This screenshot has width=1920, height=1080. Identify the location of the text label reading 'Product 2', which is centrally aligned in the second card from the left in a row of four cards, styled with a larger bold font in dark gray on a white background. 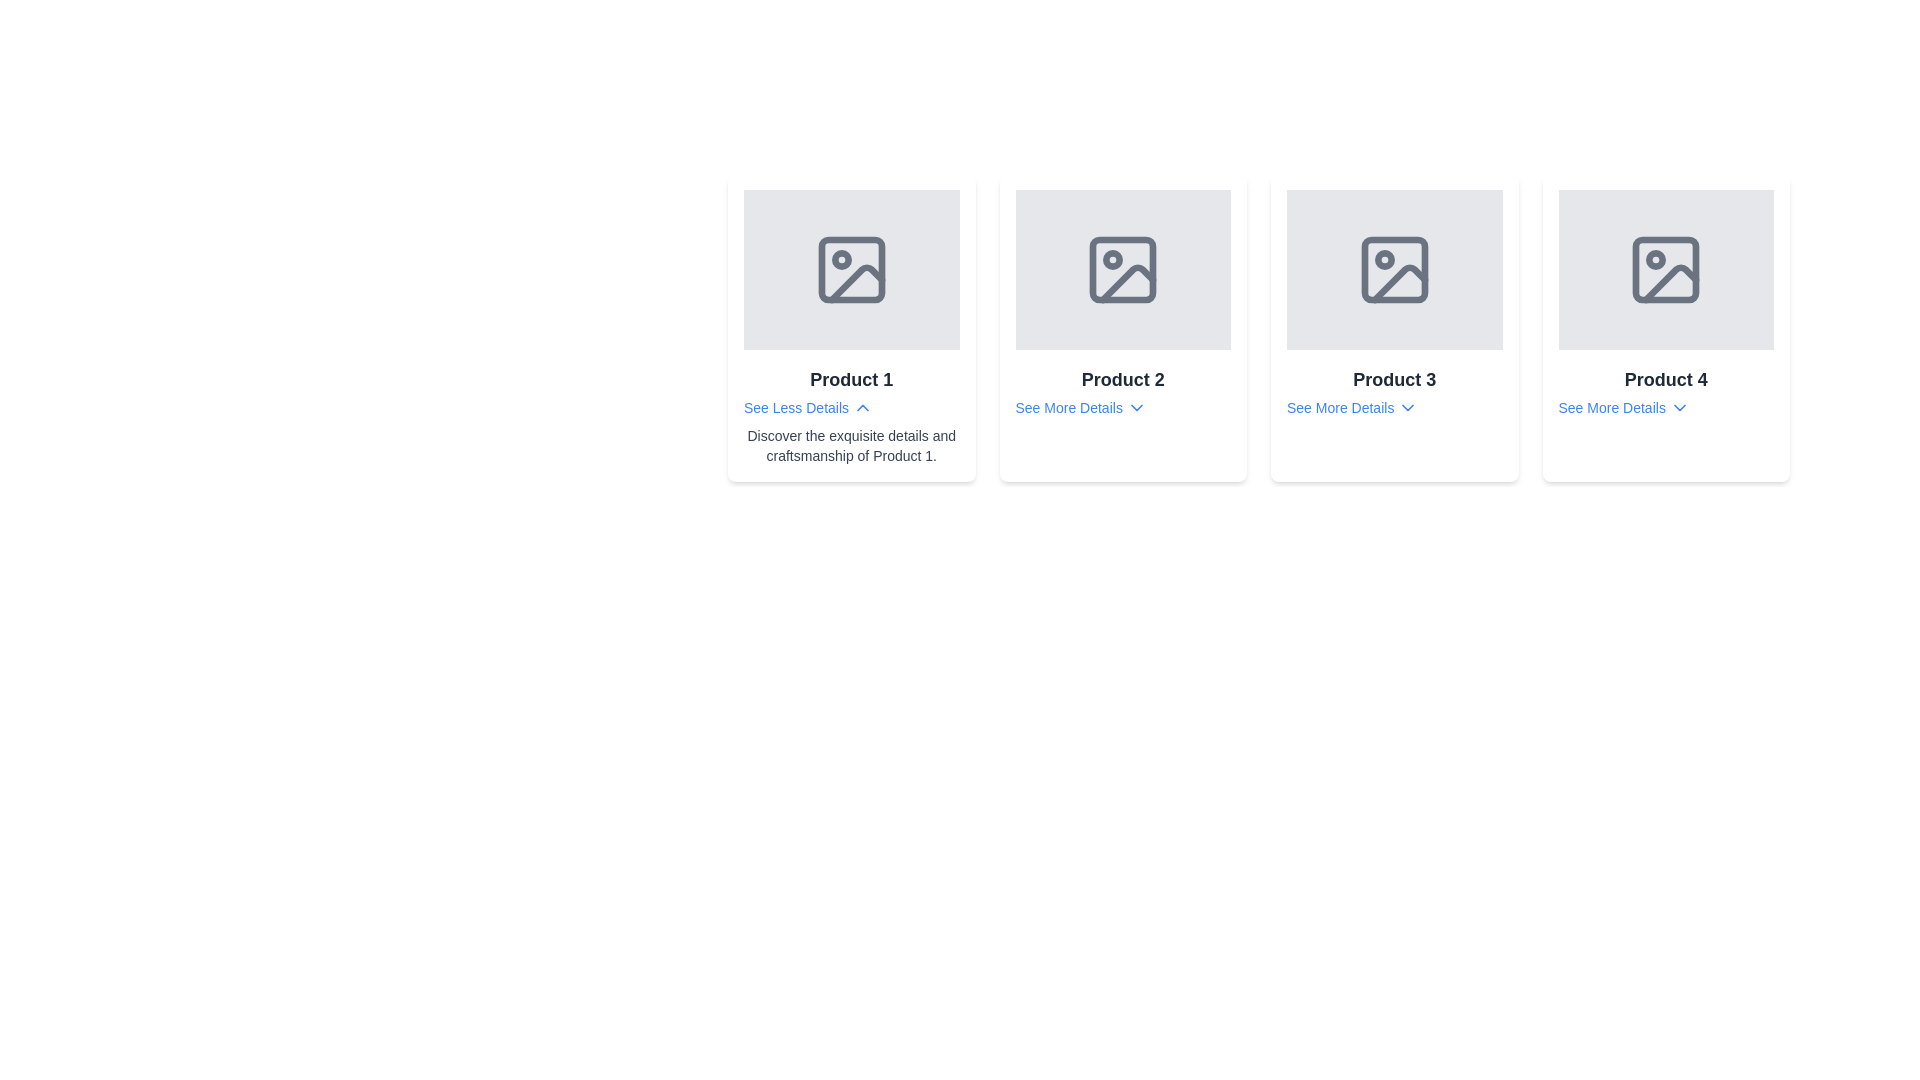
(1123, 380).